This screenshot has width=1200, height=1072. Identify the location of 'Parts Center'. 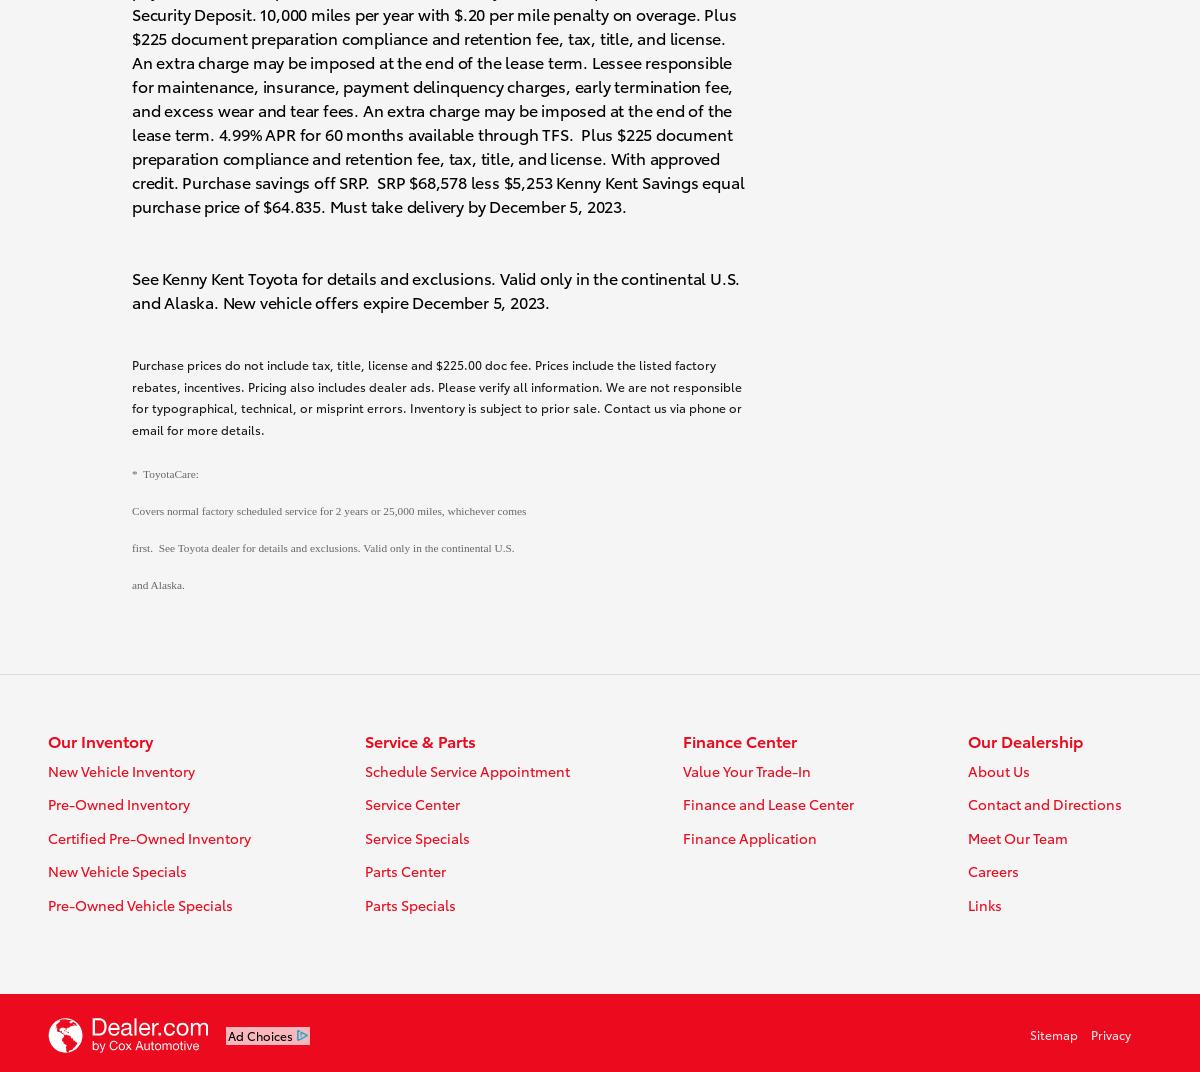
(363, 870).